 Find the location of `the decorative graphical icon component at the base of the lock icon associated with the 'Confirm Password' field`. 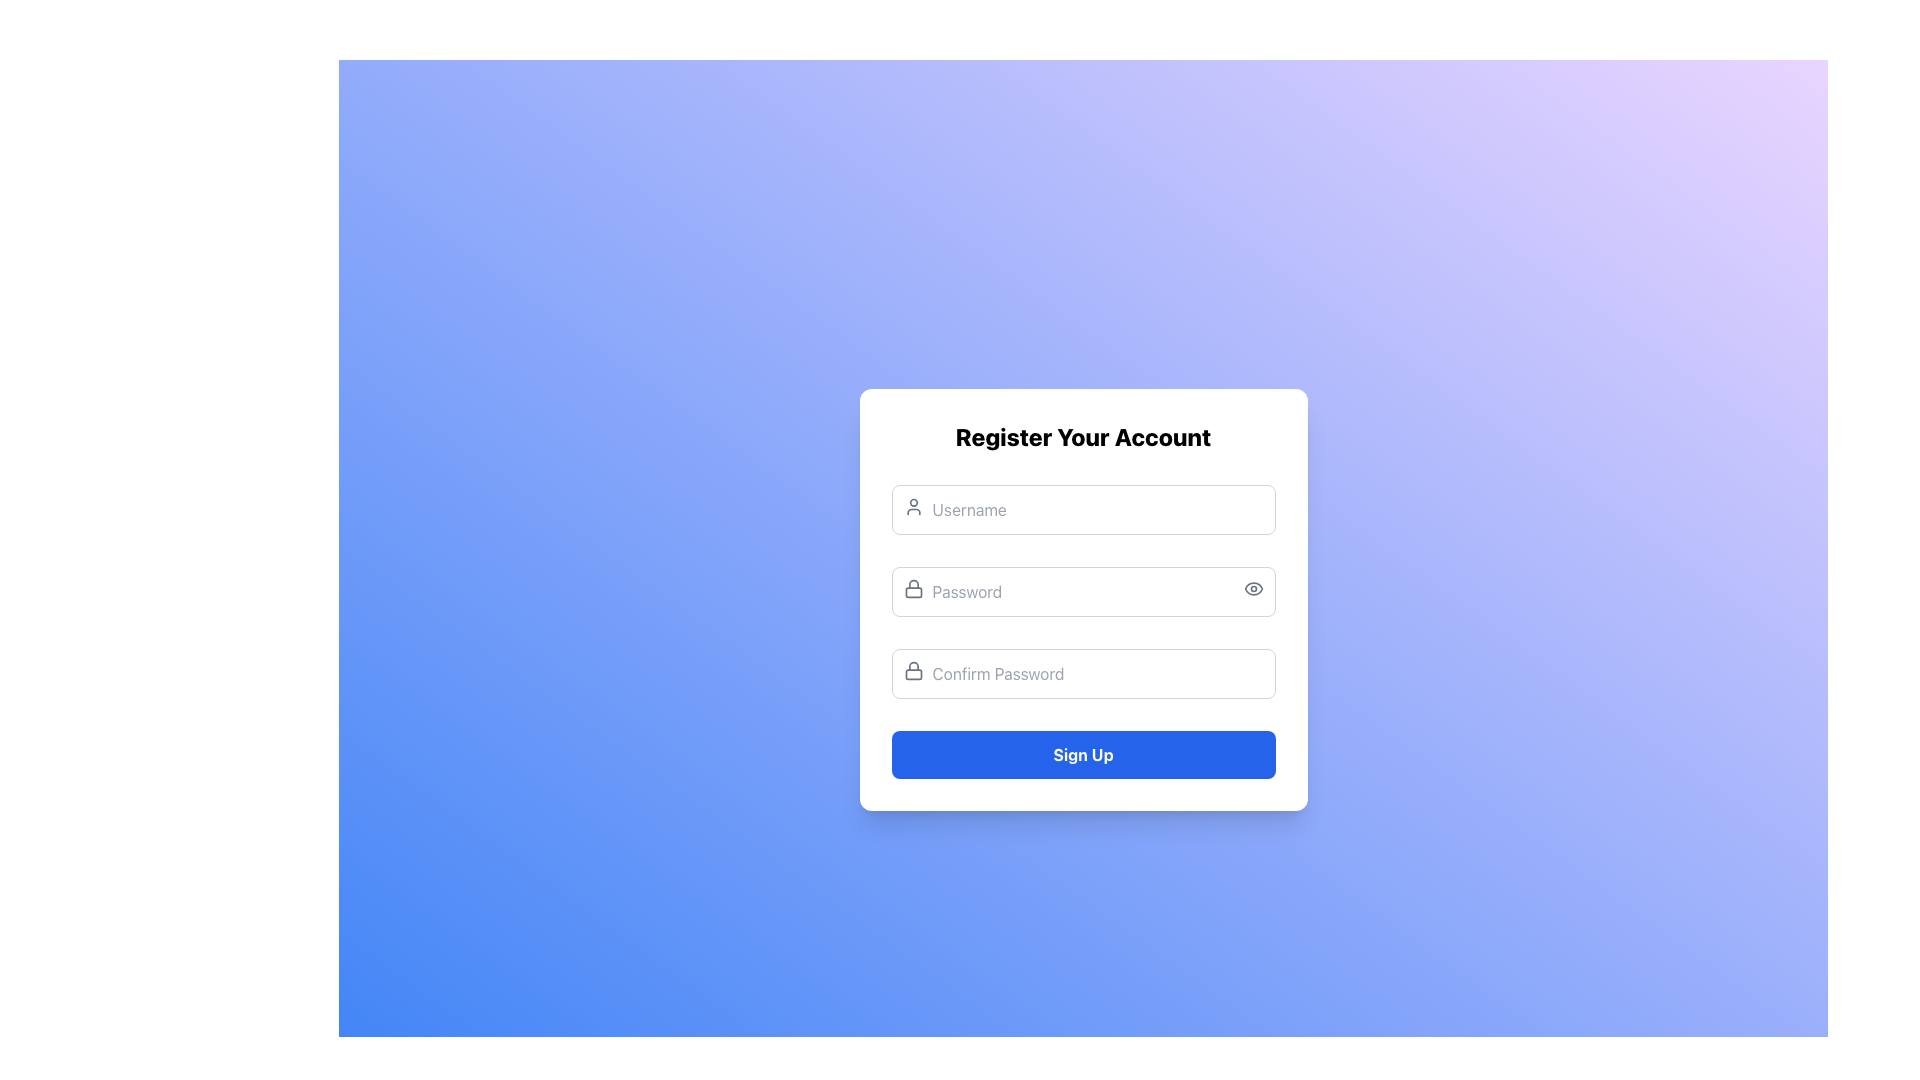

the decorative graphical icon component at the base of the lock icon associated with the 'Confirm Password' field is located at coordinates (912, 674).